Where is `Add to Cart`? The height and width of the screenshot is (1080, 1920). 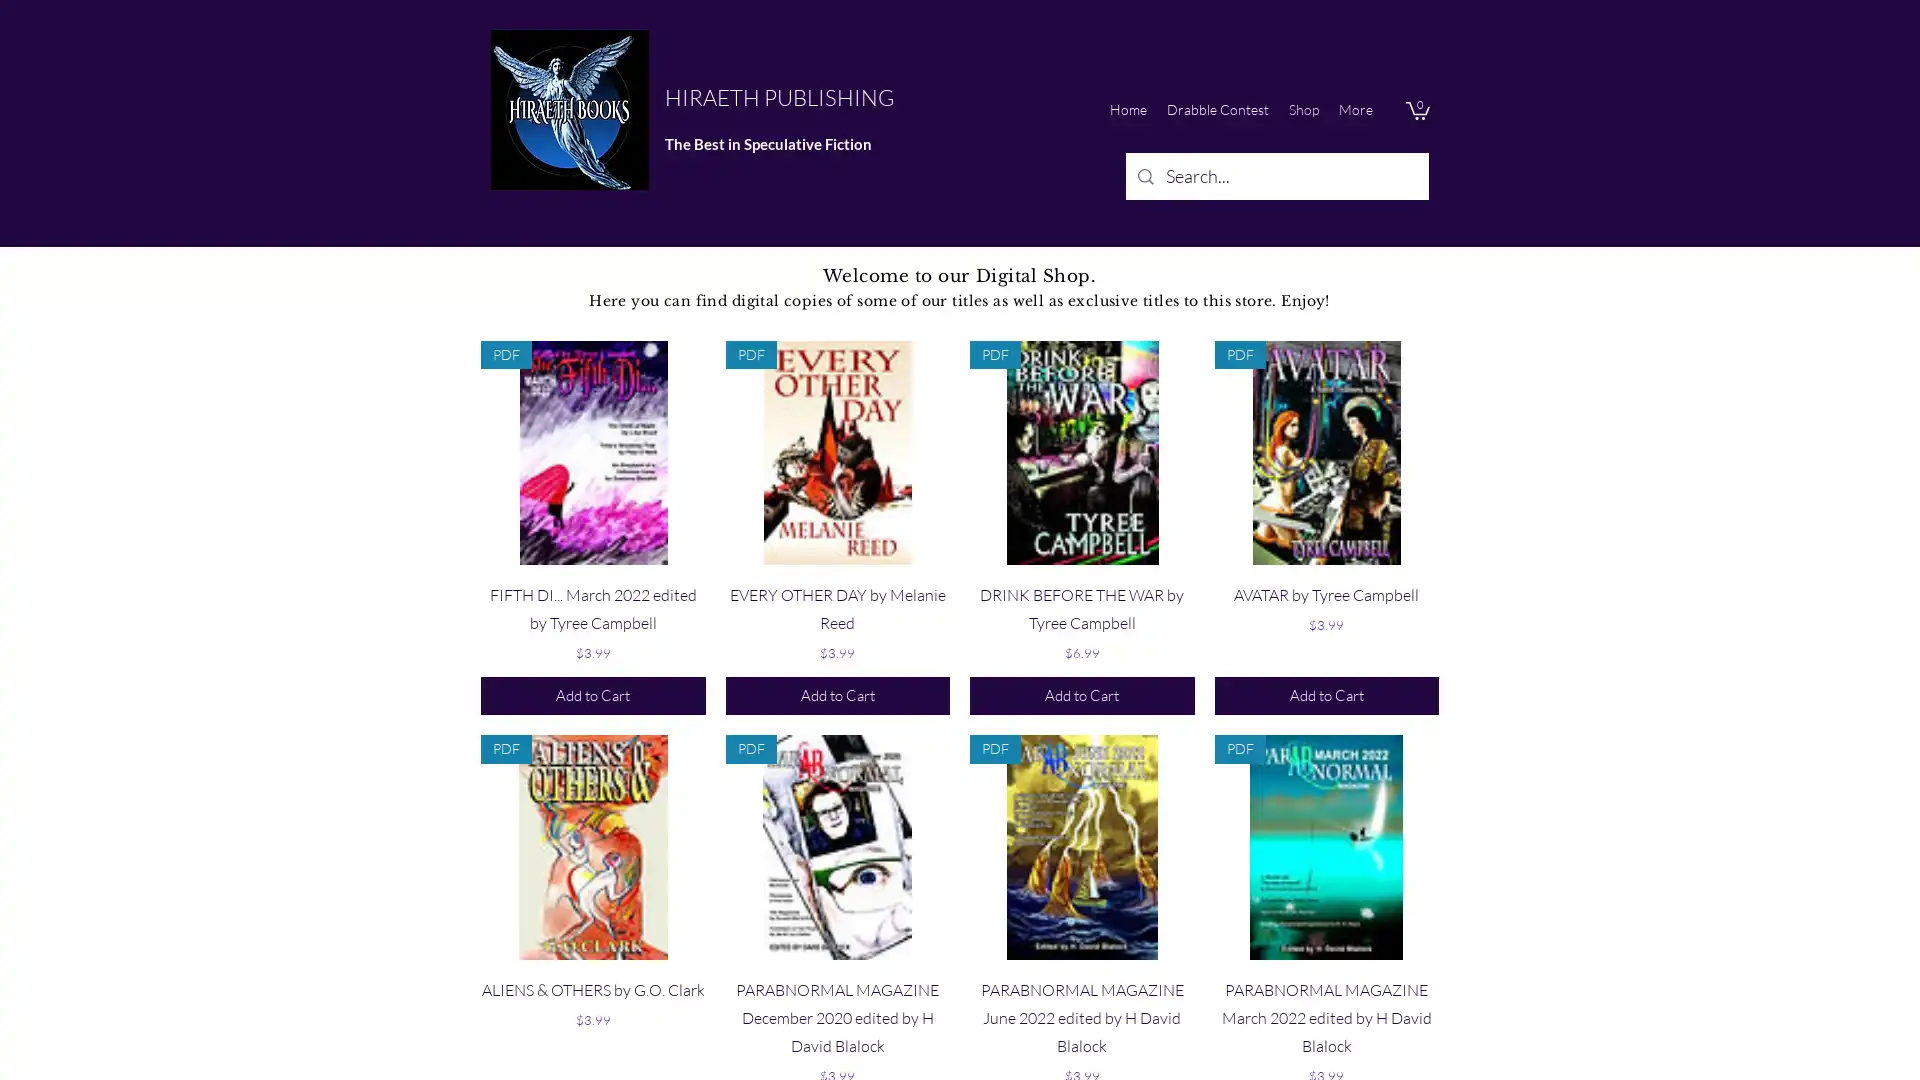 Add to Cart is located at coordinates (592, 694).